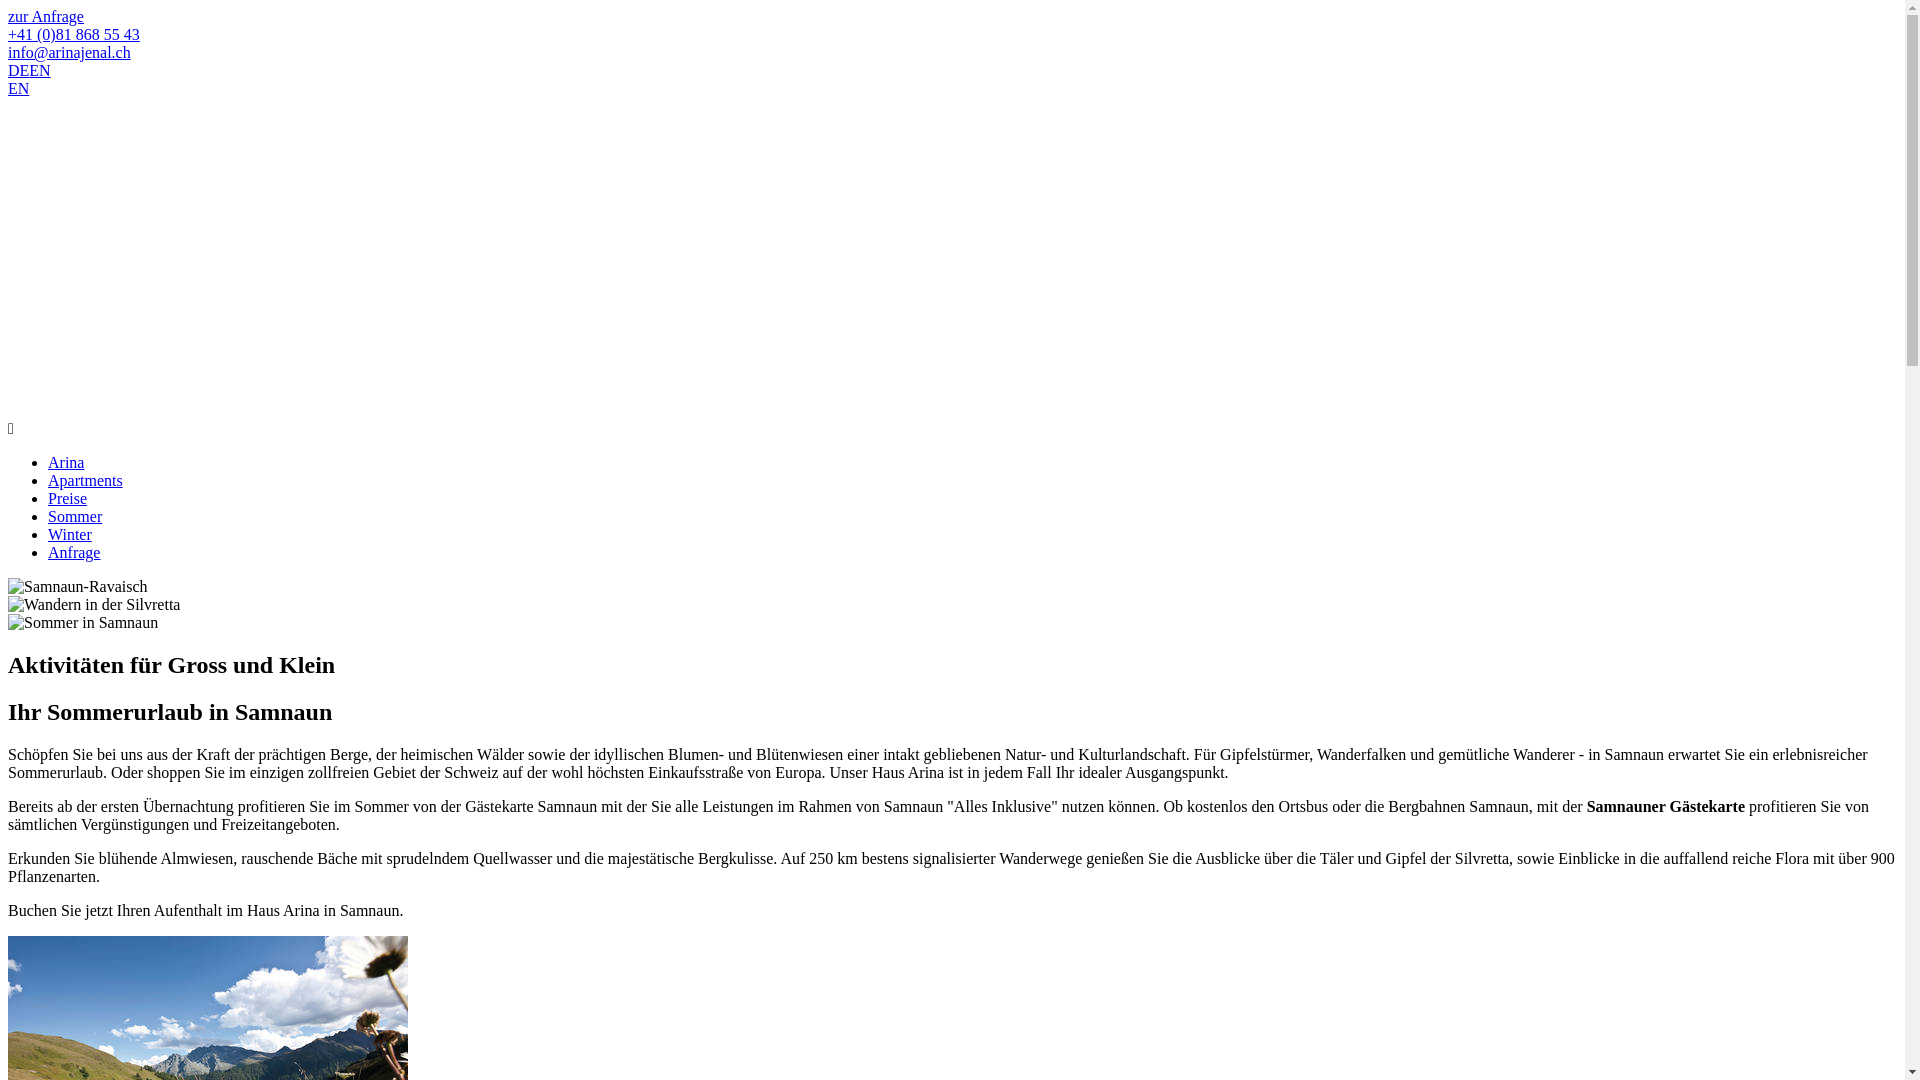  I want to click on ' Wandern in der Silvretta', so click(93, 604).